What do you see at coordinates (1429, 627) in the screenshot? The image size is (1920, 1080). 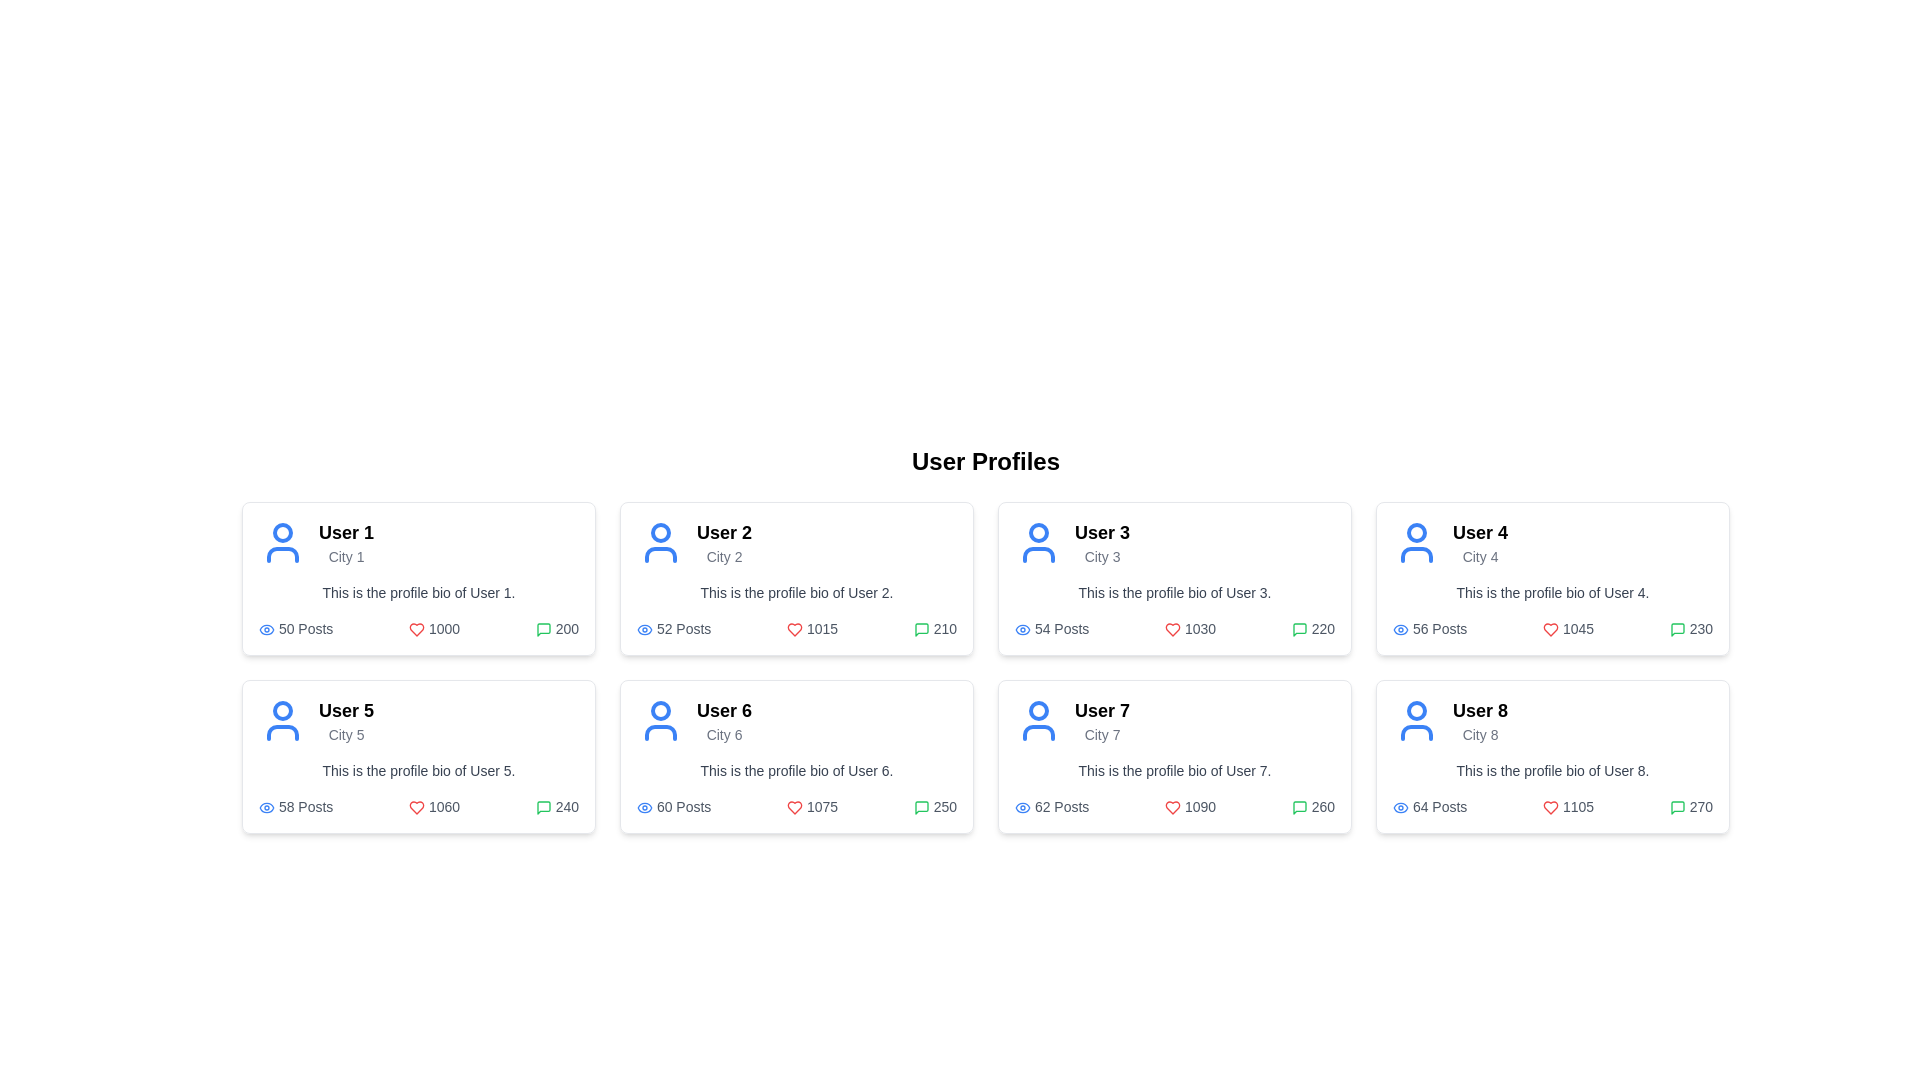 I see `the label displaying the number of posts made by 'User 4' on their profile card, located in the lower left corner of the card` at bounding box center [1429, 627].